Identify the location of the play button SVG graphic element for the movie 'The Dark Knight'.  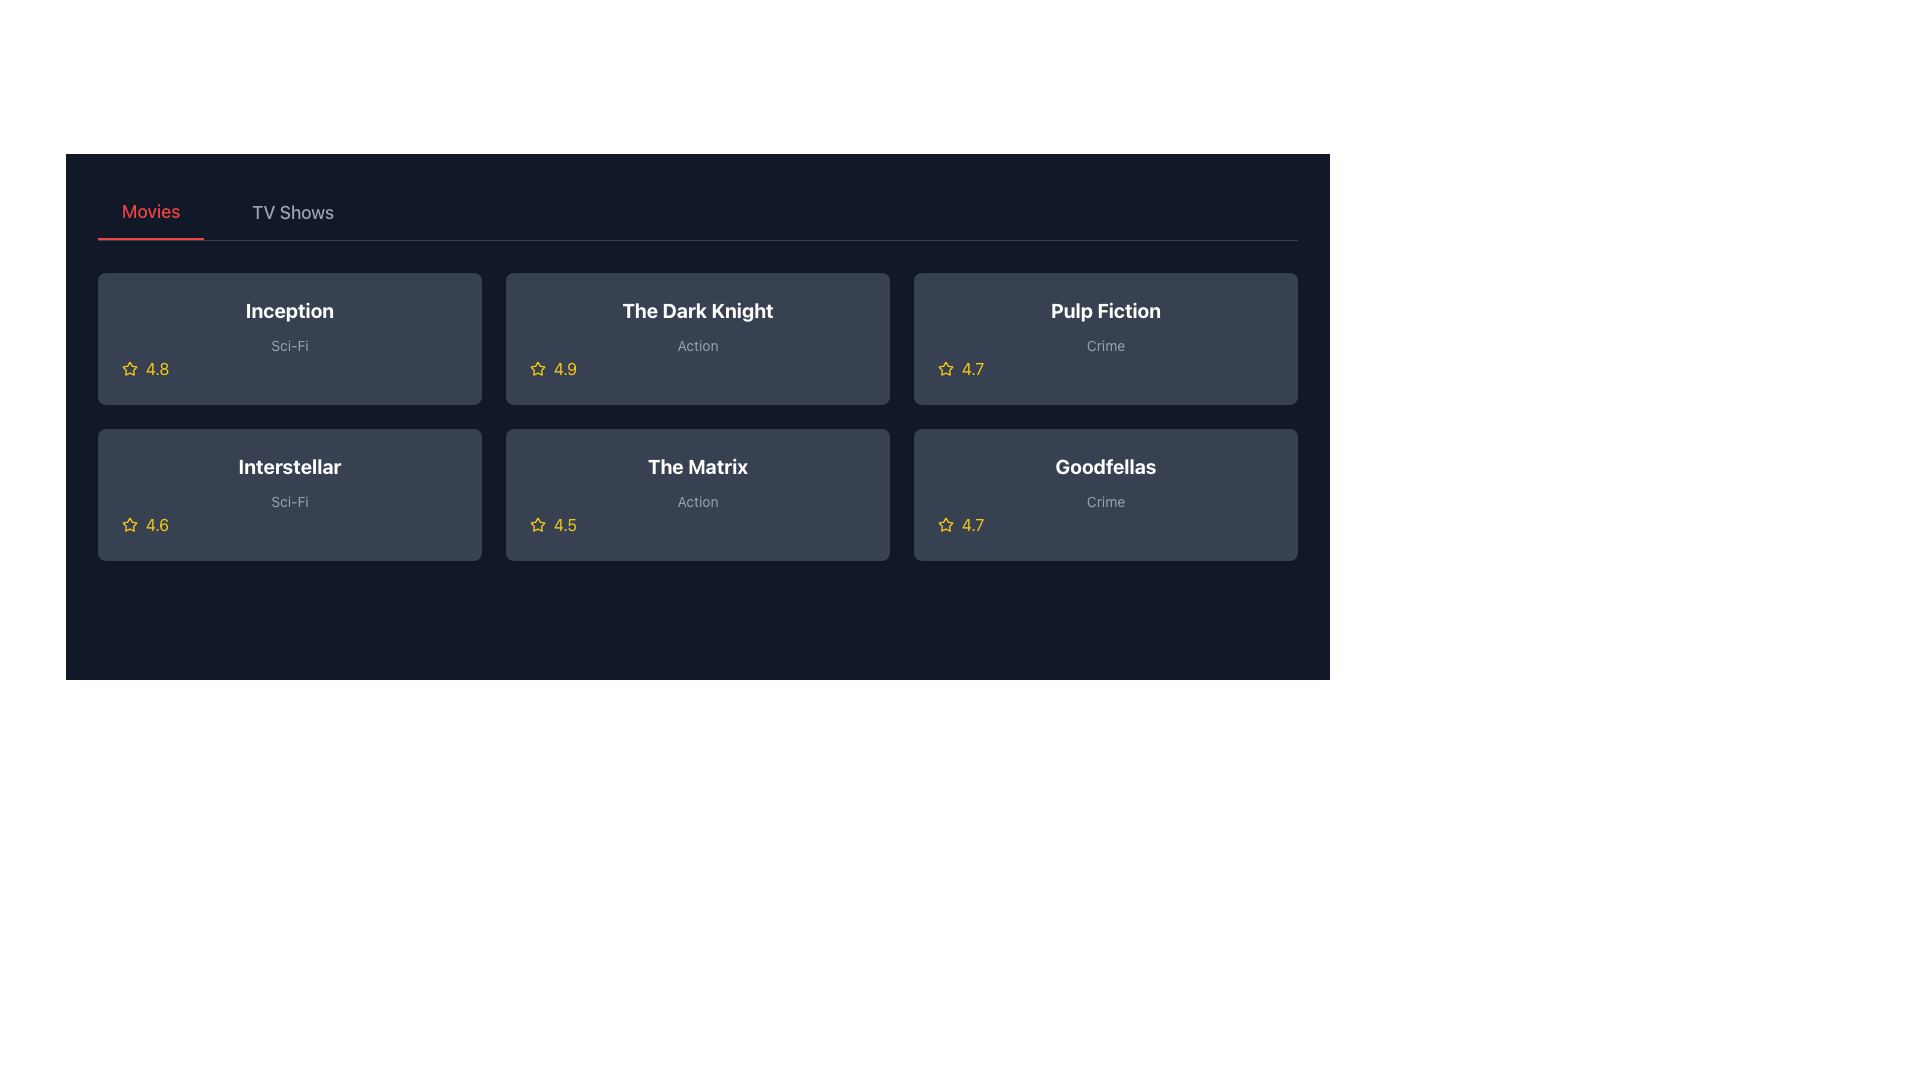
(632, 338).